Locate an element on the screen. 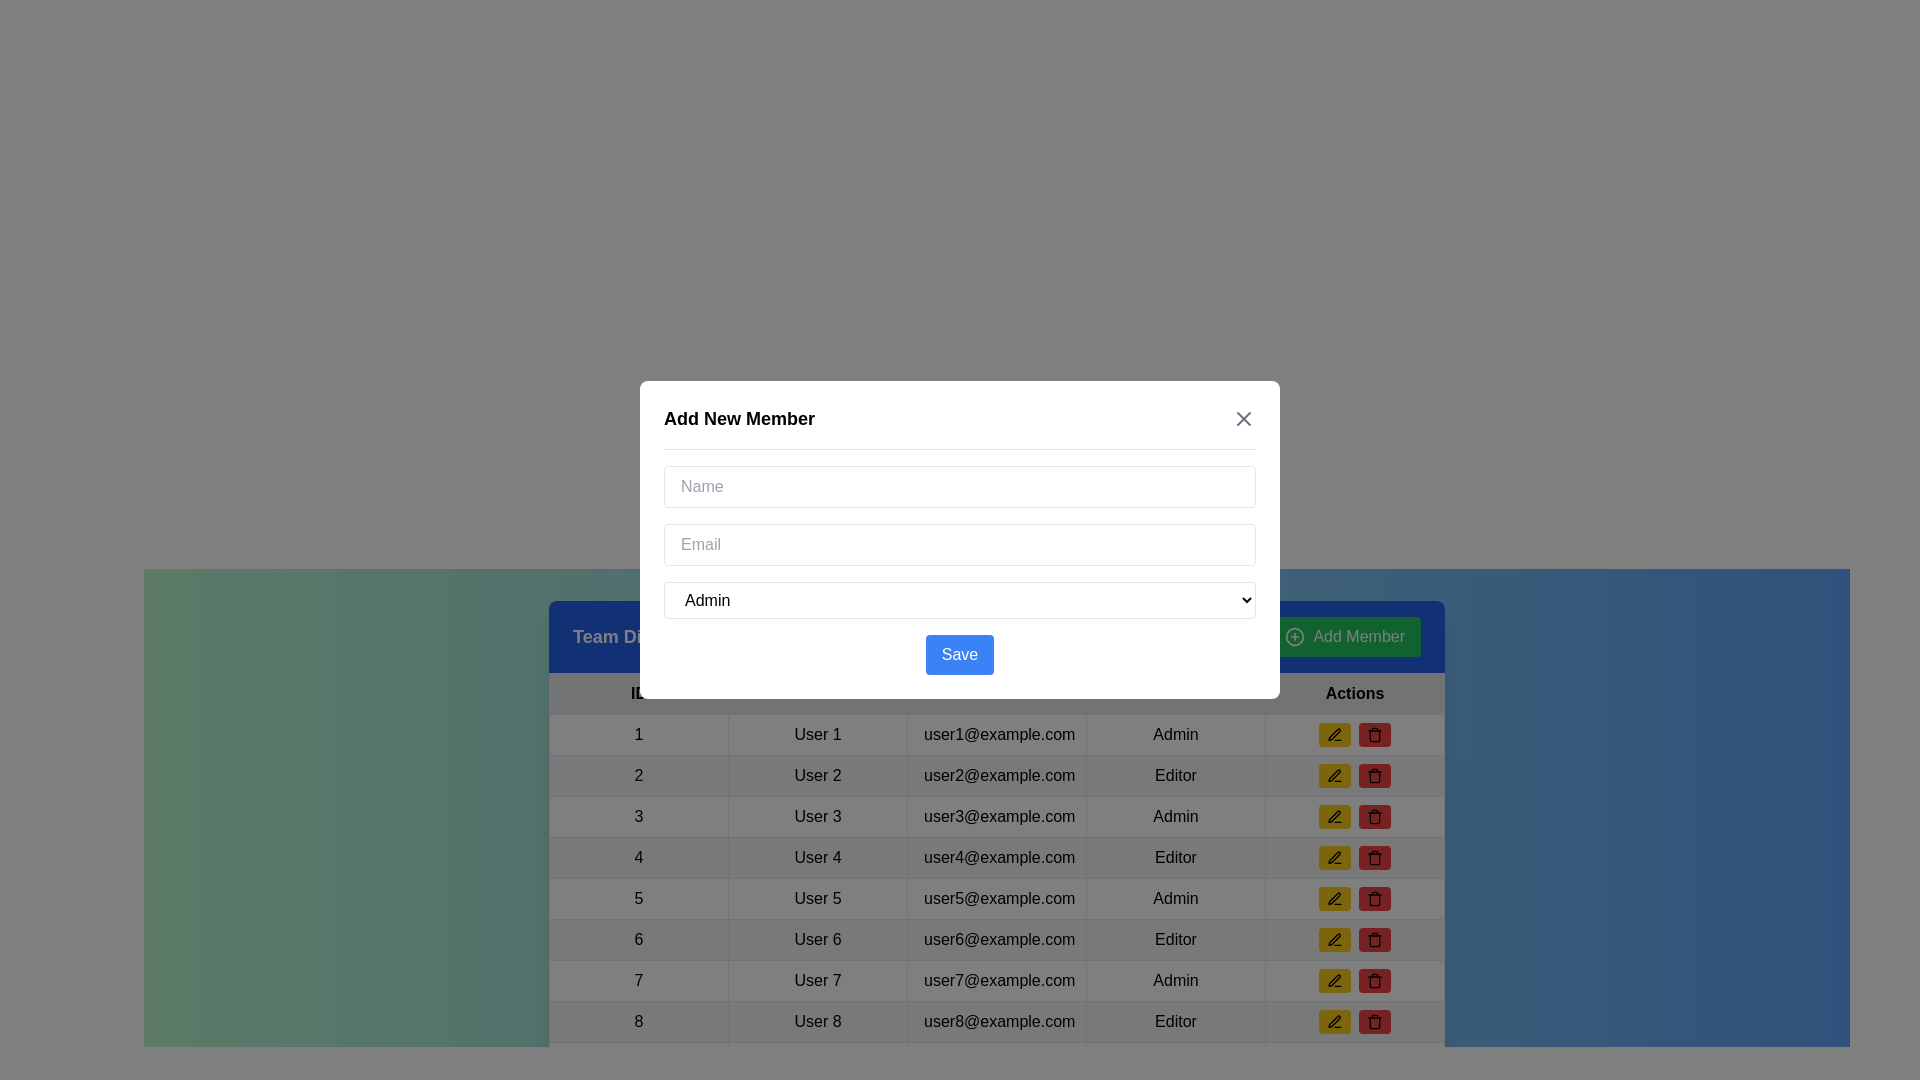 This screenshot has width=1920, height=1080. the delete button located in the 'Actions' column of the table row is located at coordinates (1373, 774).